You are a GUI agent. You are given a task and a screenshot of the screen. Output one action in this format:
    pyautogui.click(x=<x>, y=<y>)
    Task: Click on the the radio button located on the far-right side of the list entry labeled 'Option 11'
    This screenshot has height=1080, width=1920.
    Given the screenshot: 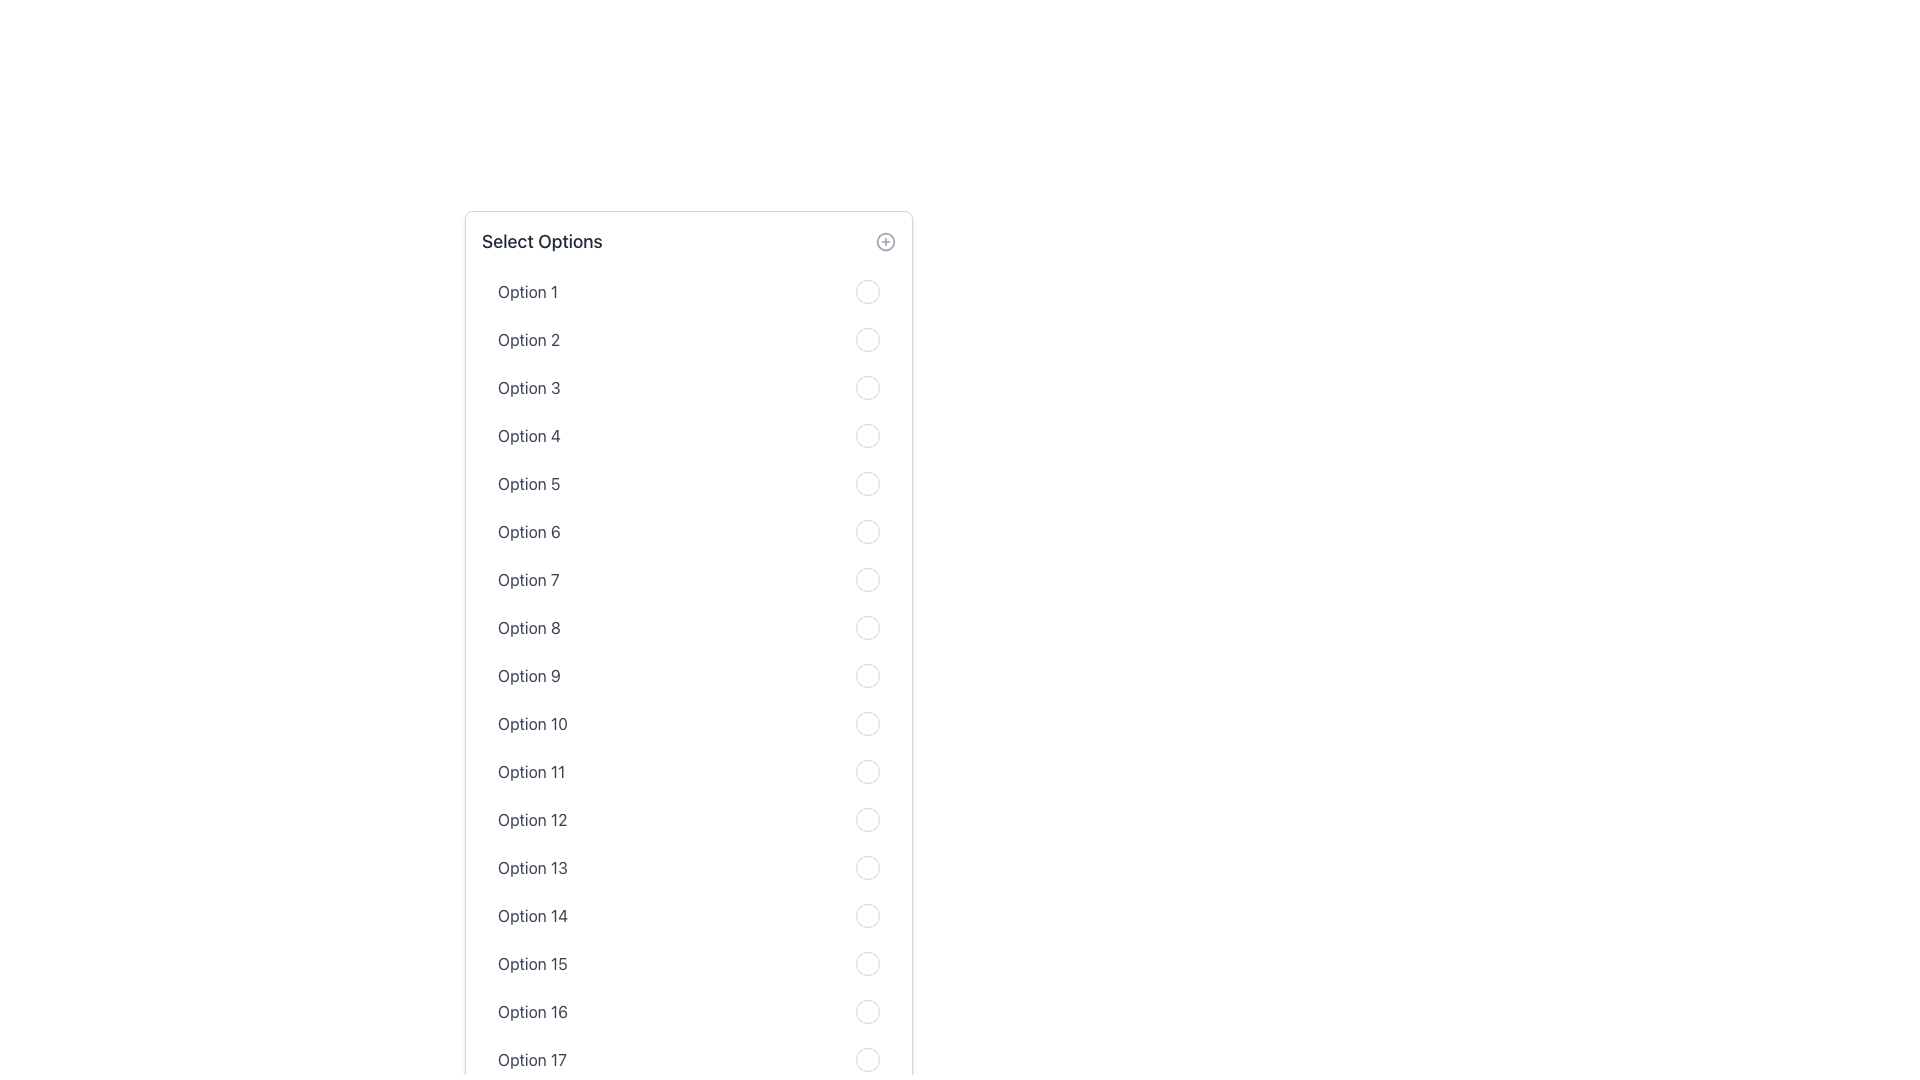 What is the action you would take?
    pyautogui.click(x=868, y=770)
    